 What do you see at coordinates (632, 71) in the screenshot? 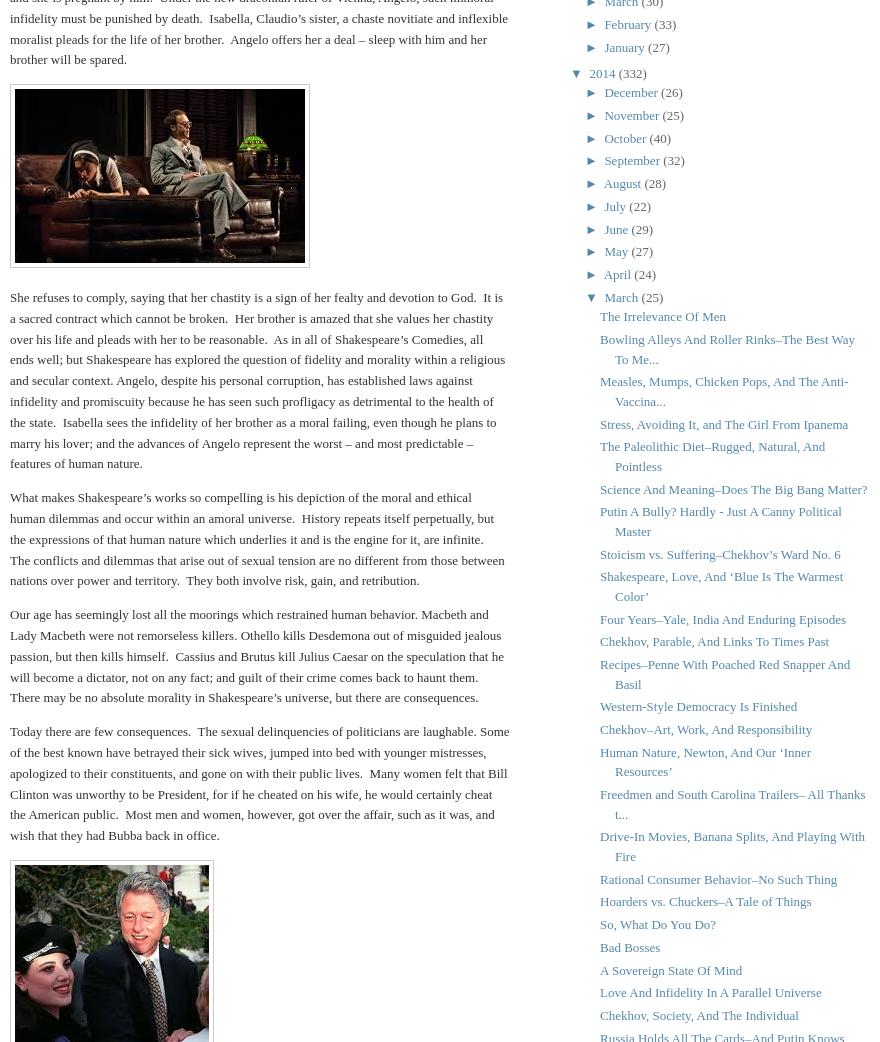
I see `'(332)'` at bounding box center [632, 71].